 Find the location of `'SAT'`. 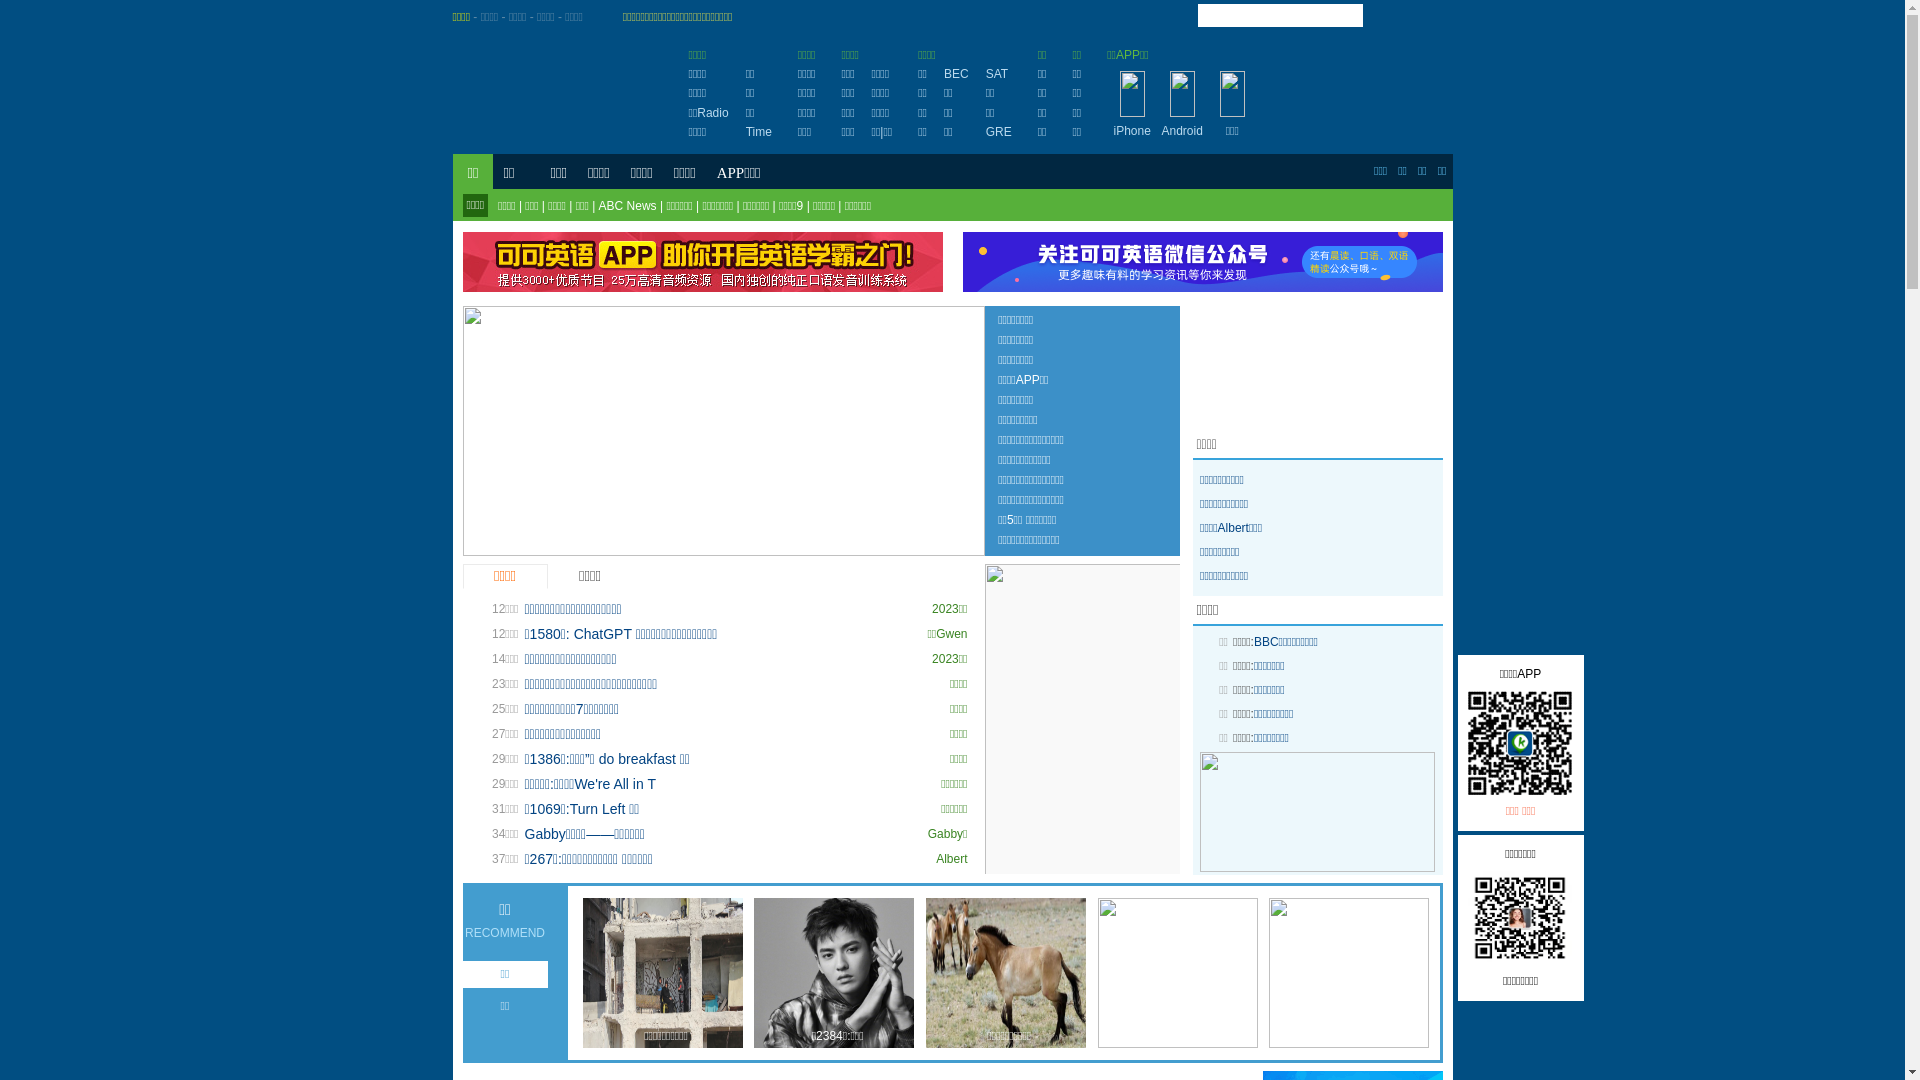

'SAT' is located at coordinates (997, 72).